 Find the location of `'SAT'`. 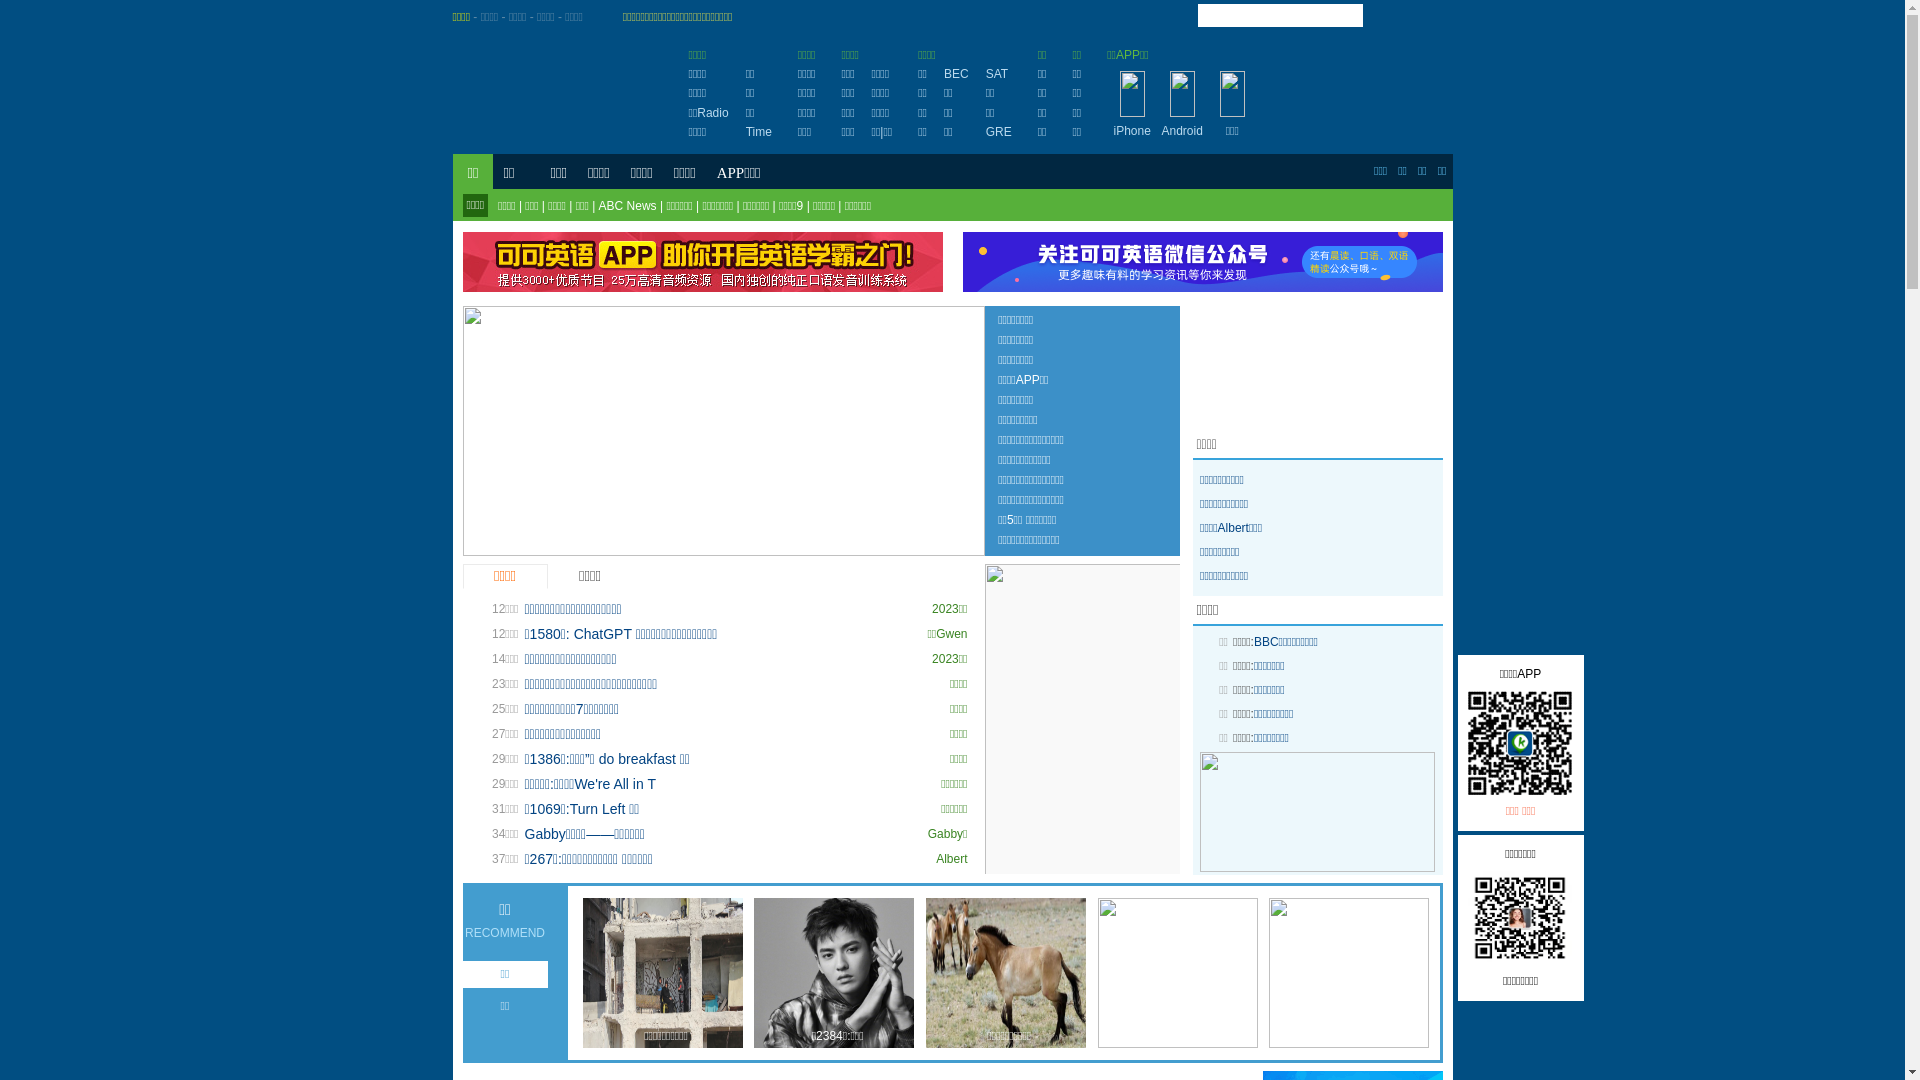

'SAT' is located at coordinates (997, 72).